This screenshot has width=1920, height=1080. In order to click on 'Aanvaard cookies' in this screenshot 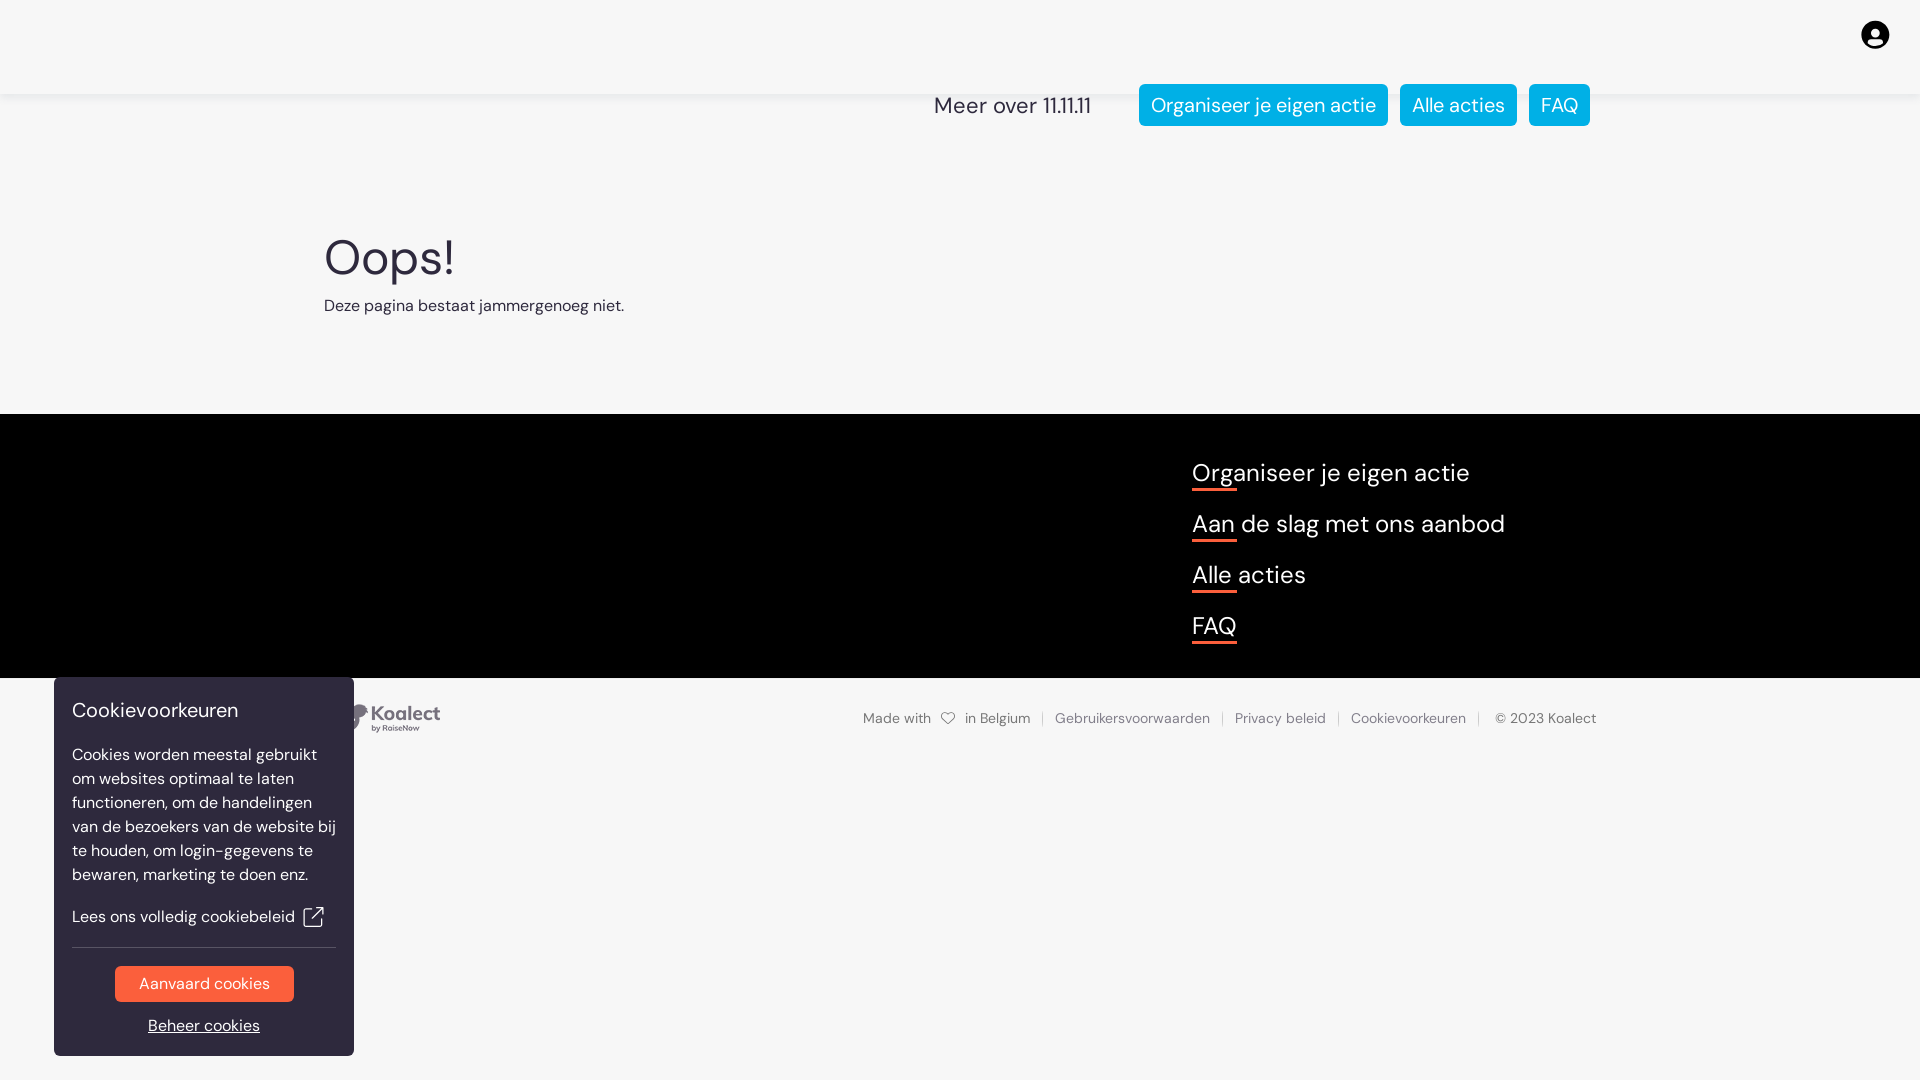, I will do `click(203, 982)`.